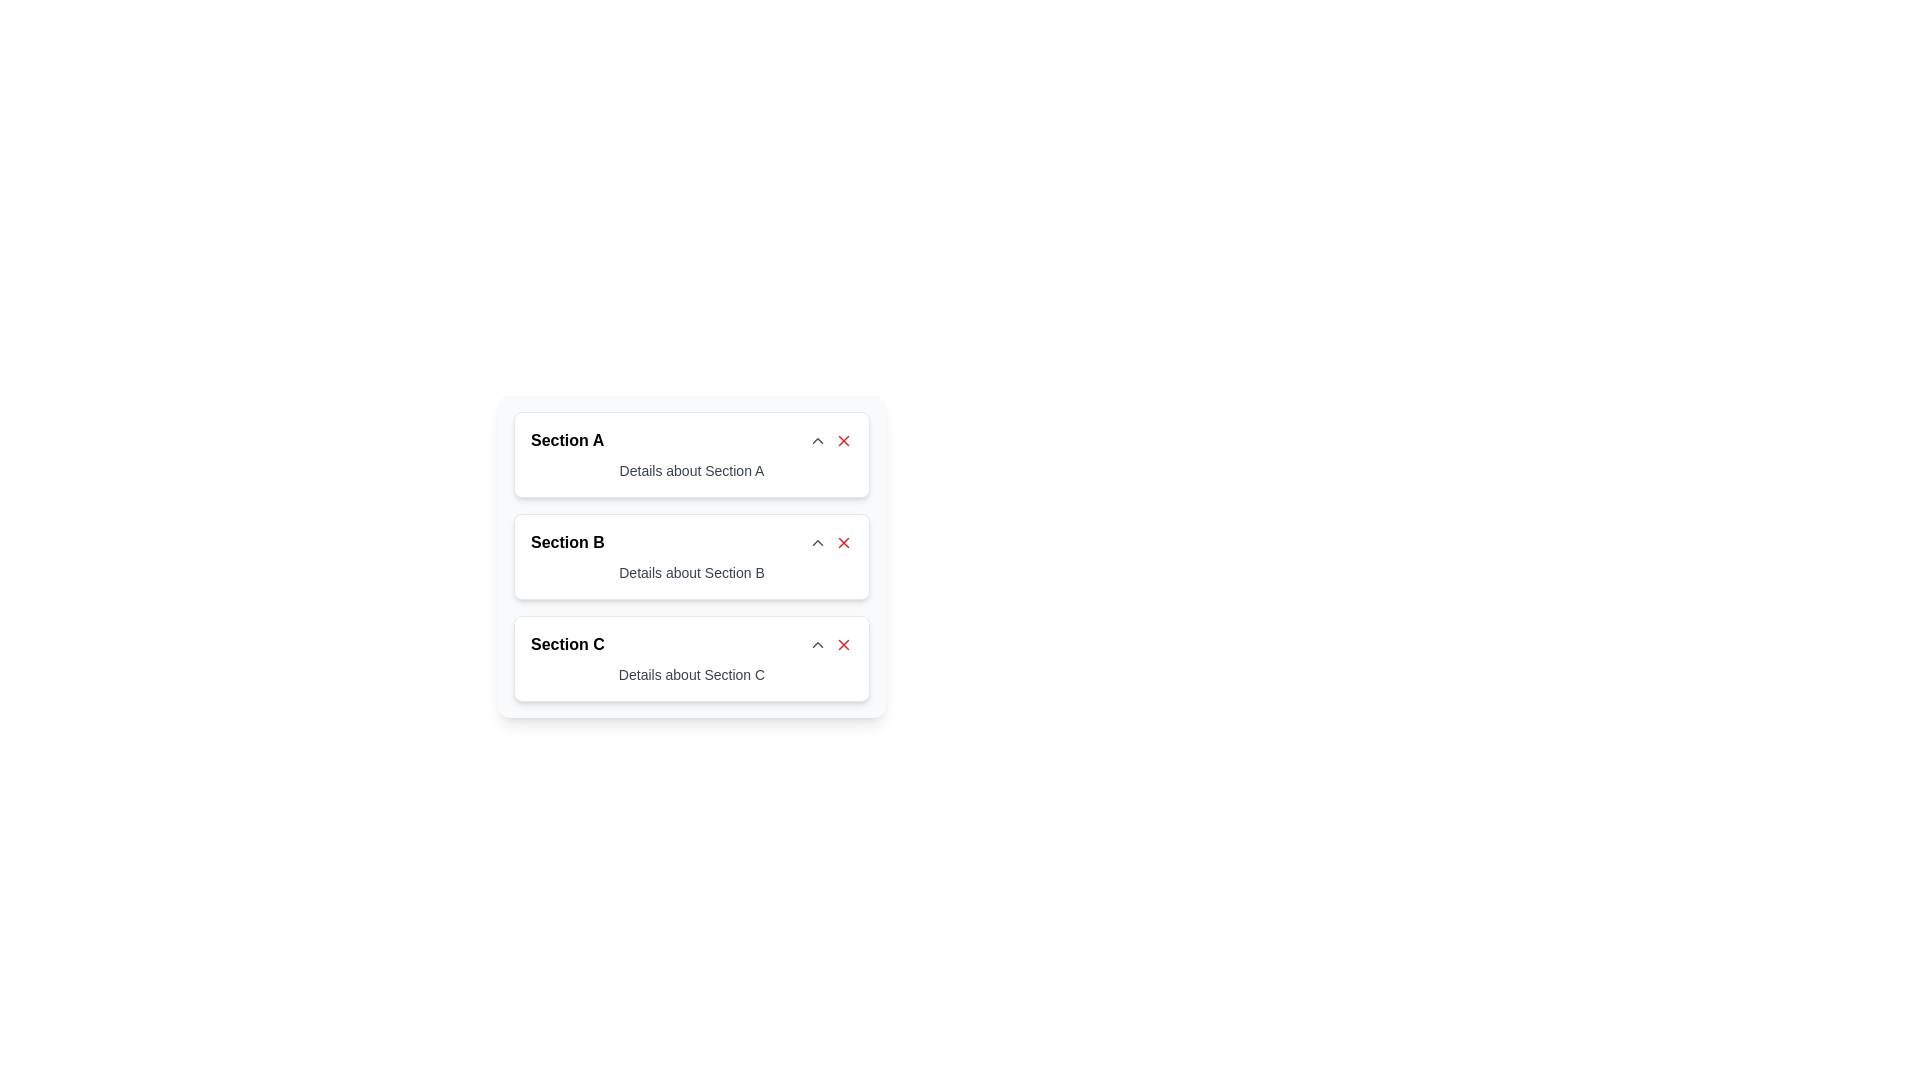 The width and height of the screenshot is (1920, 1080). I want to click on the composite buttons located to the right of the 'Section C' header, so click(830, 644).